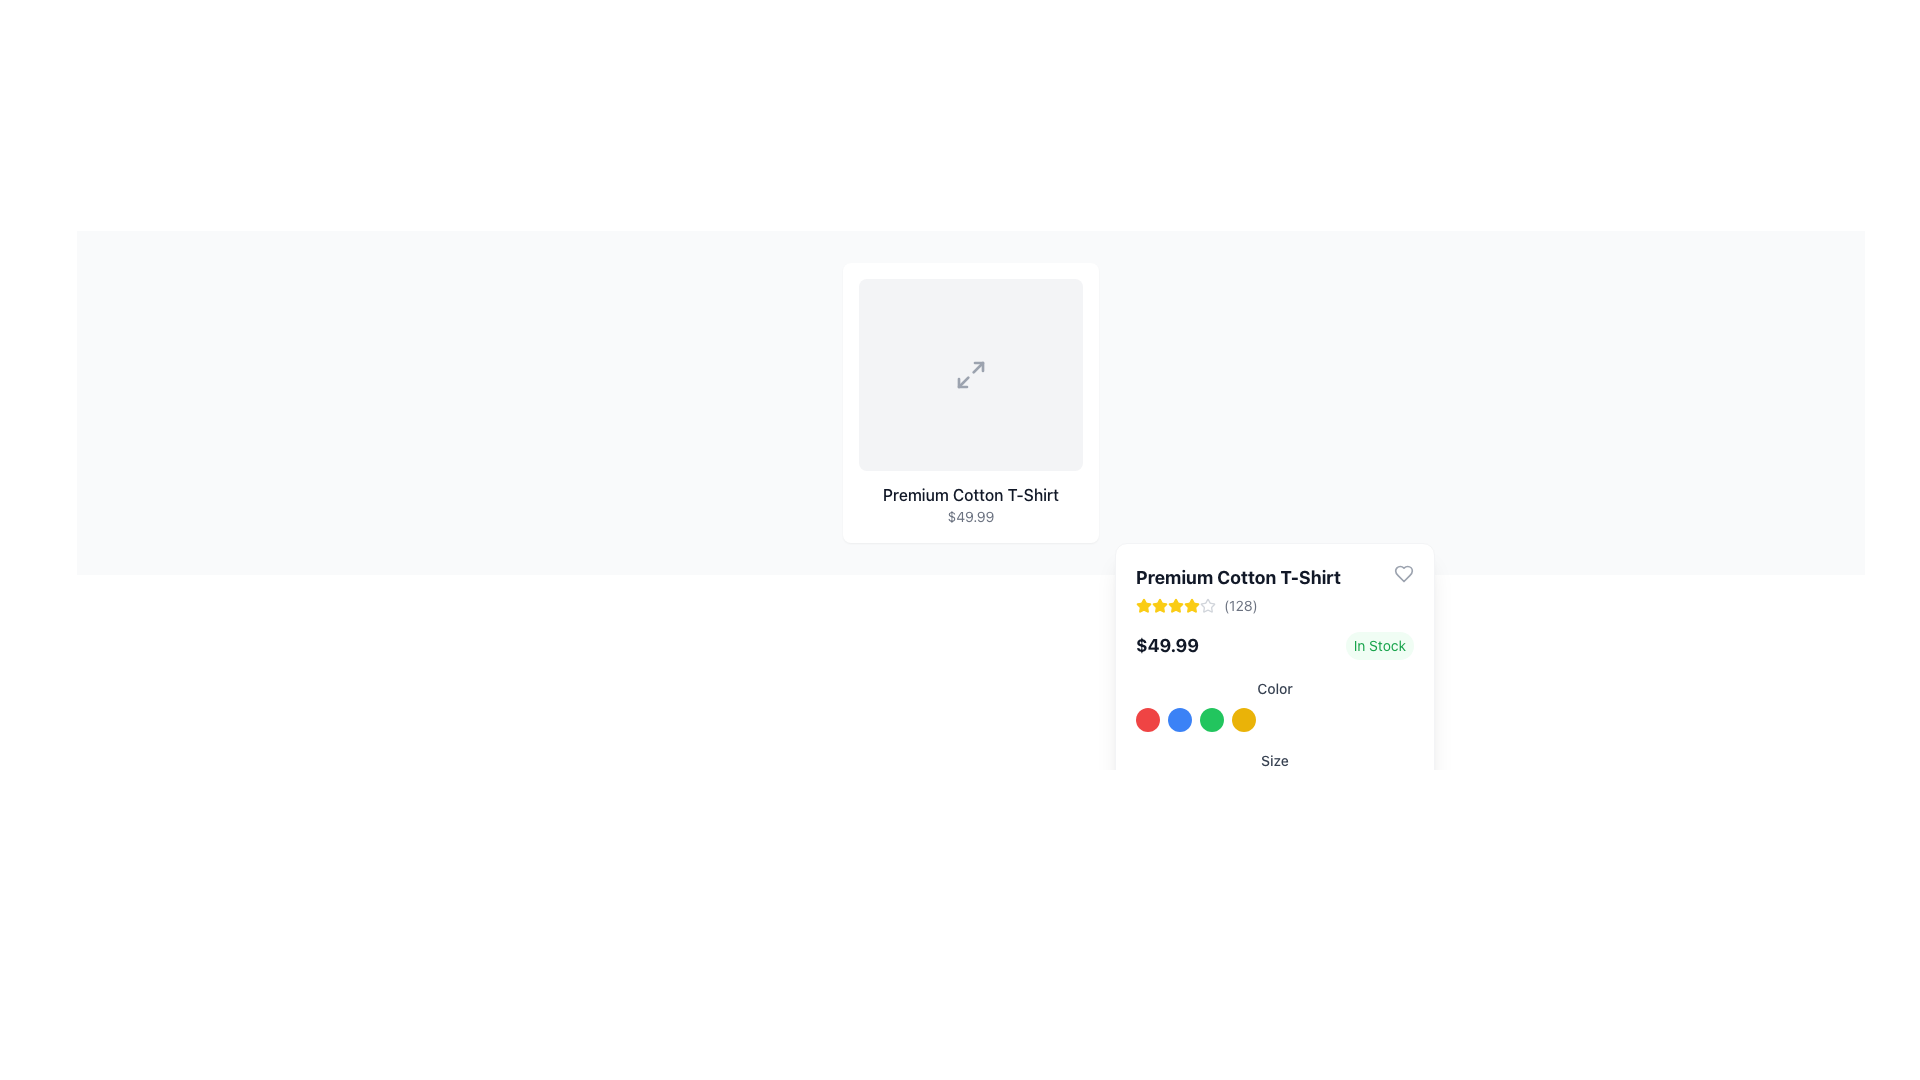 The width and height of the screenshot is (1920, 1080). What do you see at coordinates (1191, 604) in the screenshot?
I see `the first star icon in the rating system next to the 'Premium Cotton T-Shirt' title` at bounding box center [1191, 604].